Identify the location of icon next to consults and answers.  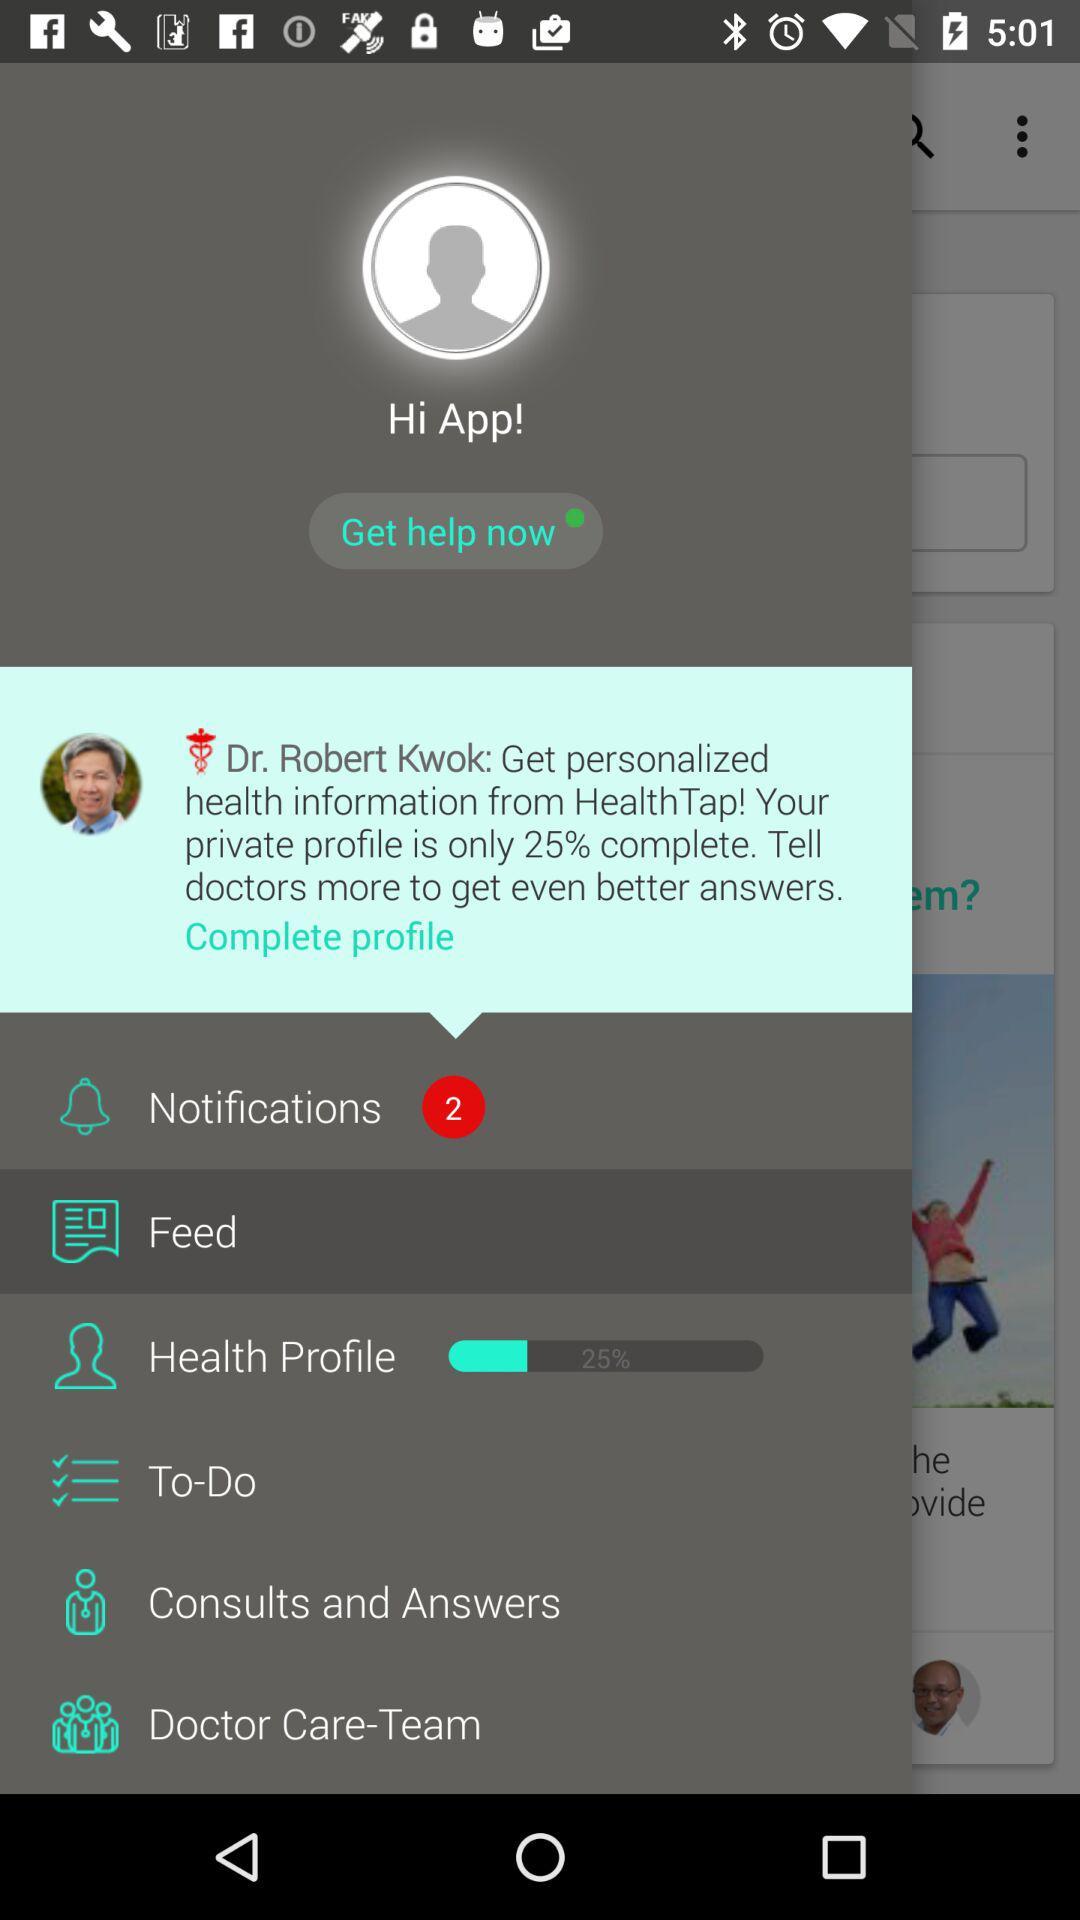
(84, 1602).